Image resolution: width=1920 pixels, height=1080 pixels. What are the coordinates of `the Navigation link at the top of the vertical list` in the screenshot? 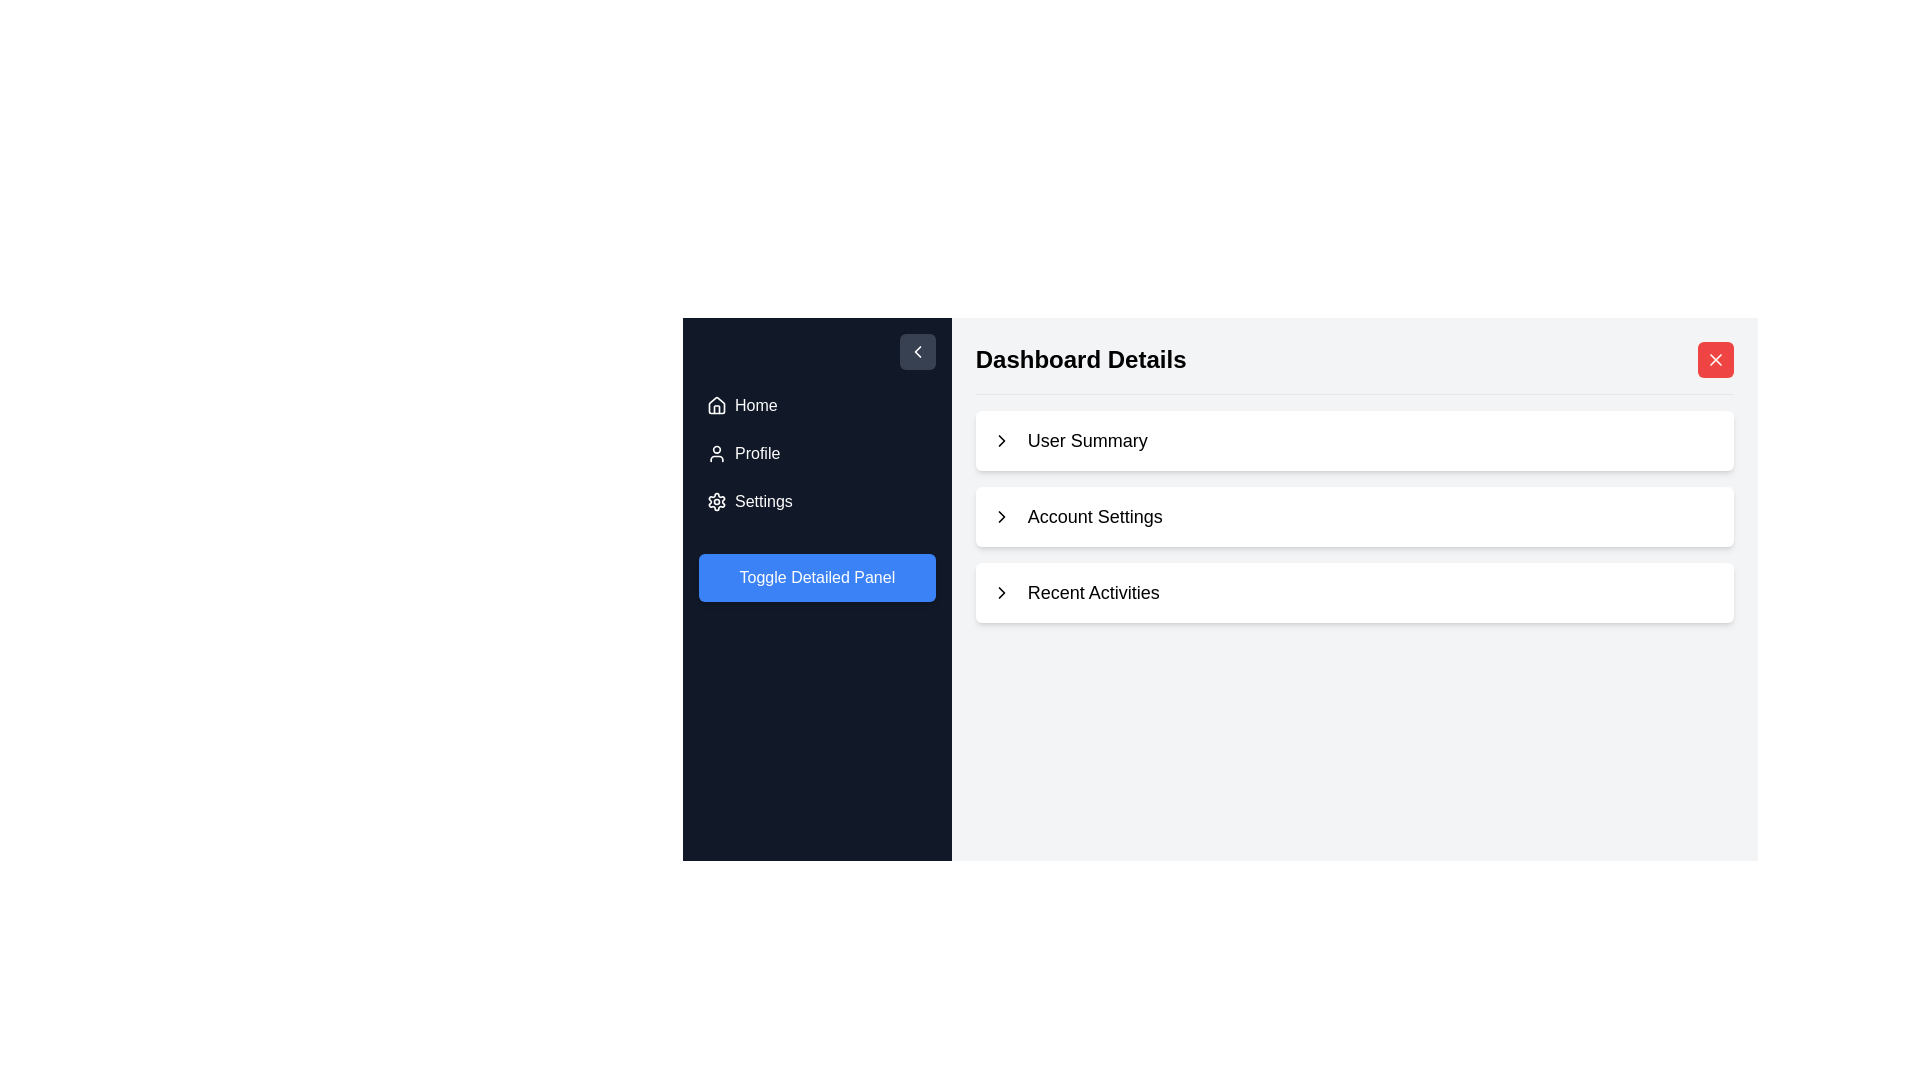 It's located at (817, 405).